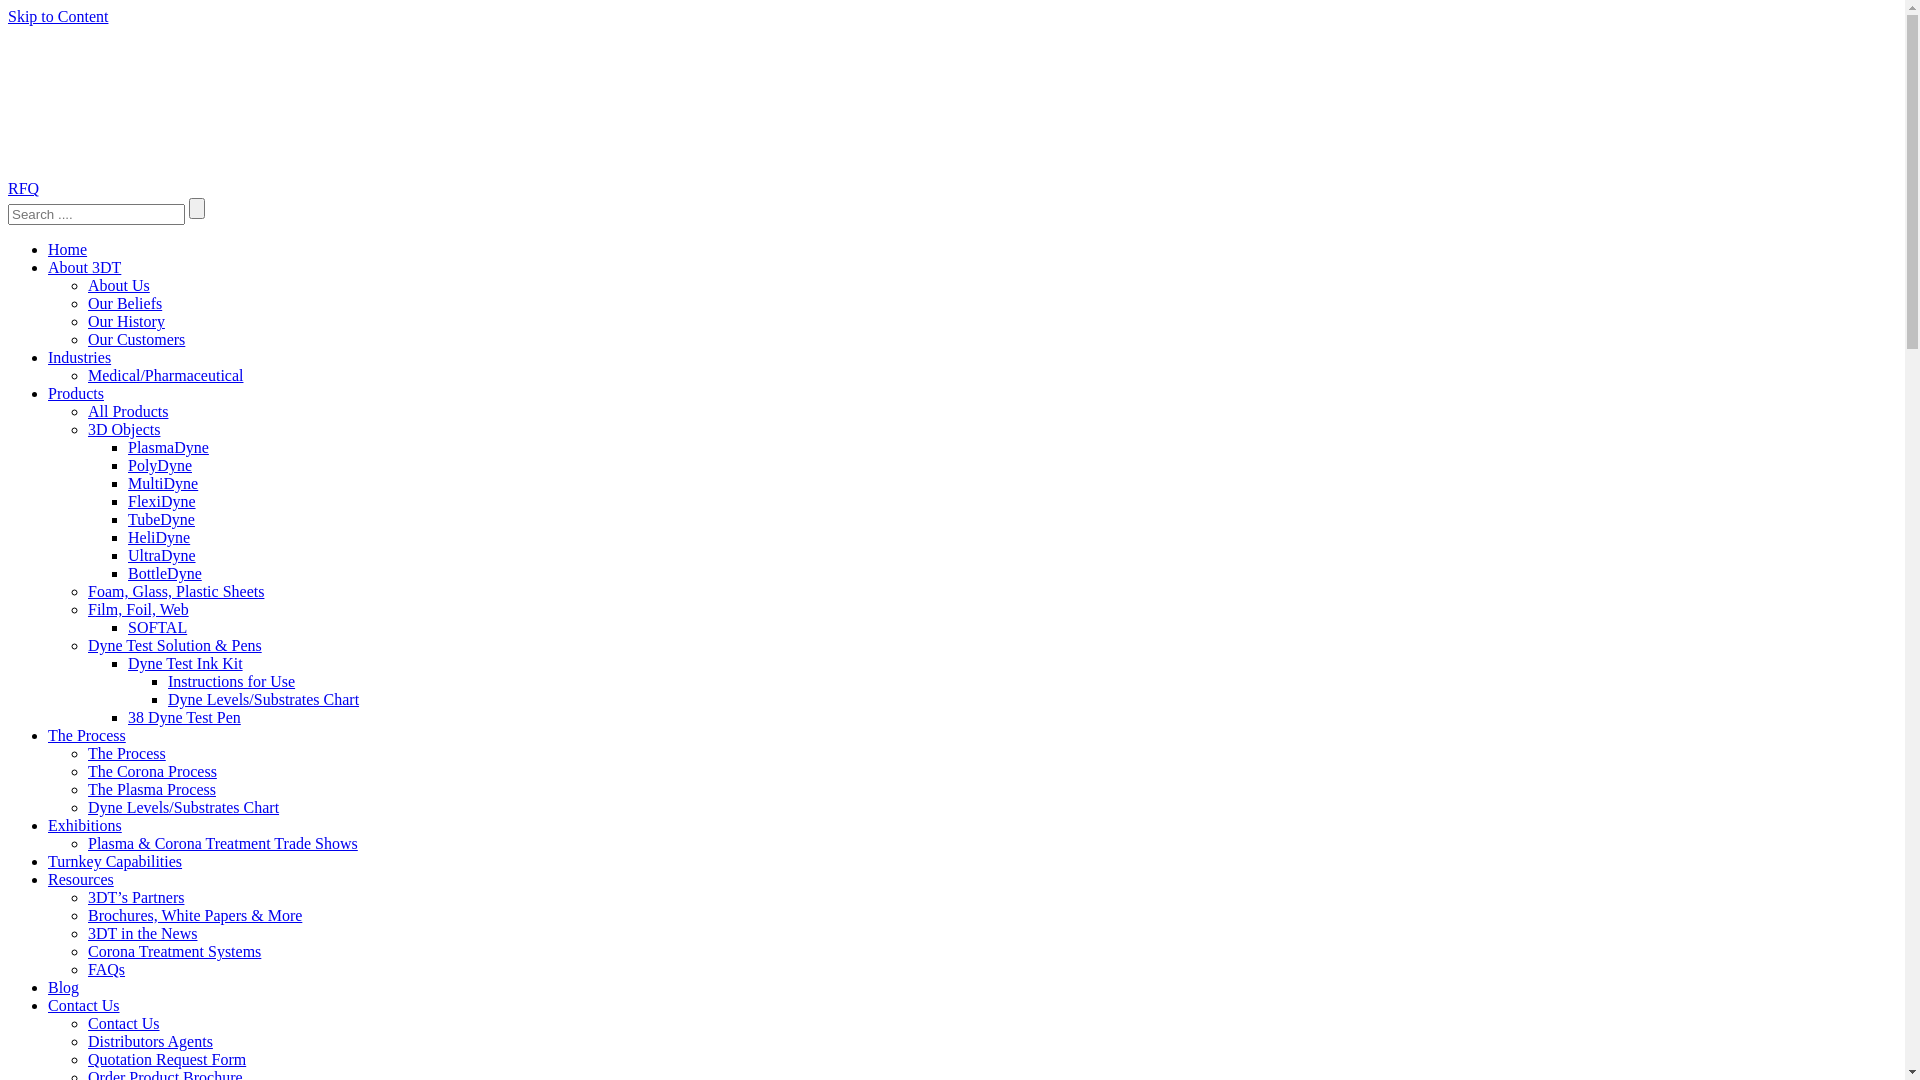 The width and height of the screenshot is (1920, 1080). I want to click on 'Distributors Agents', so click(149, 1040).